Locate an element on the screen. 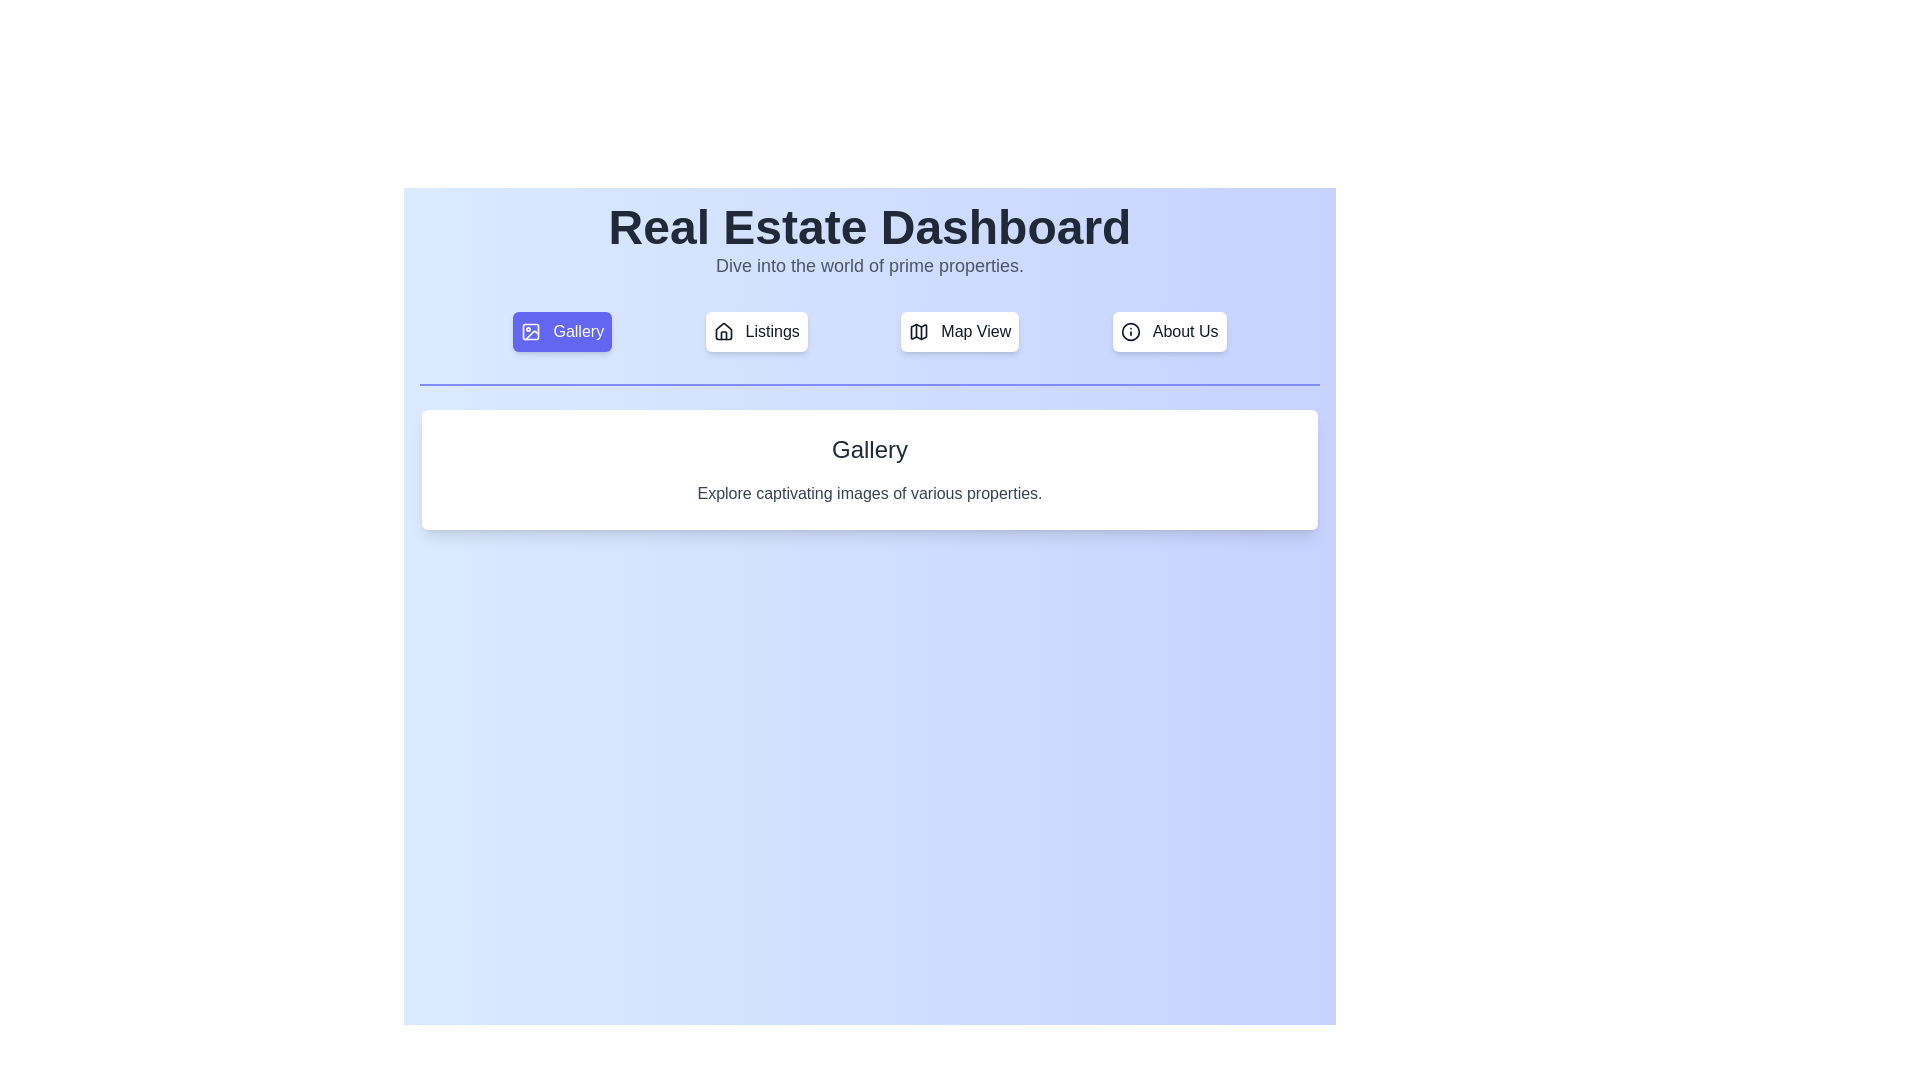 The height and width of the screenshot is (1080, 1920). the tab labeled Listings to observe its hover effect is located at coordinates (755, 330).